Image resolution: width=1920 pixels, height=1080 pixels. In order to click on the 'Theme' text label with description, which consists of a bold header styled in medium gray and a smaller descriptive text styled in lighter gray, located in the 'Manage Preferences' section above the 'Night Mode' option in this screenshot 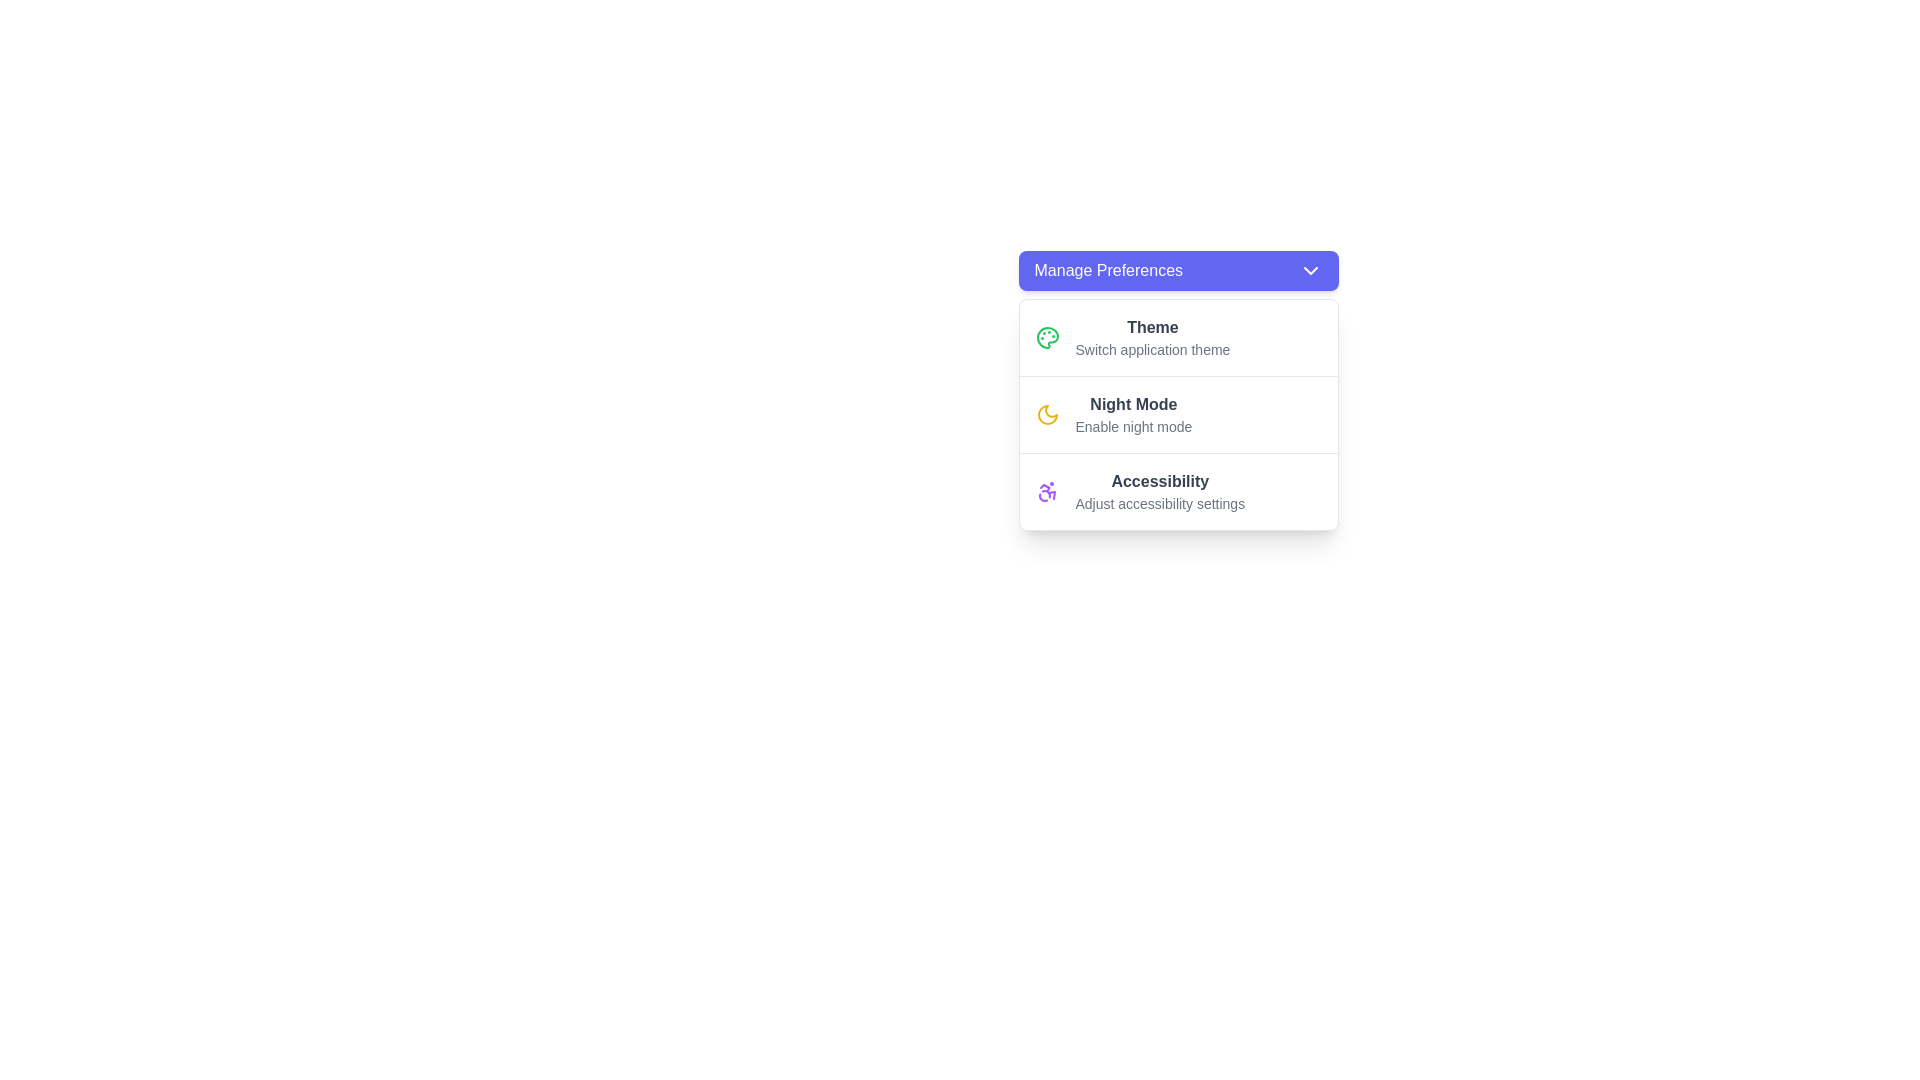, I will do `click(1152, 337)`.